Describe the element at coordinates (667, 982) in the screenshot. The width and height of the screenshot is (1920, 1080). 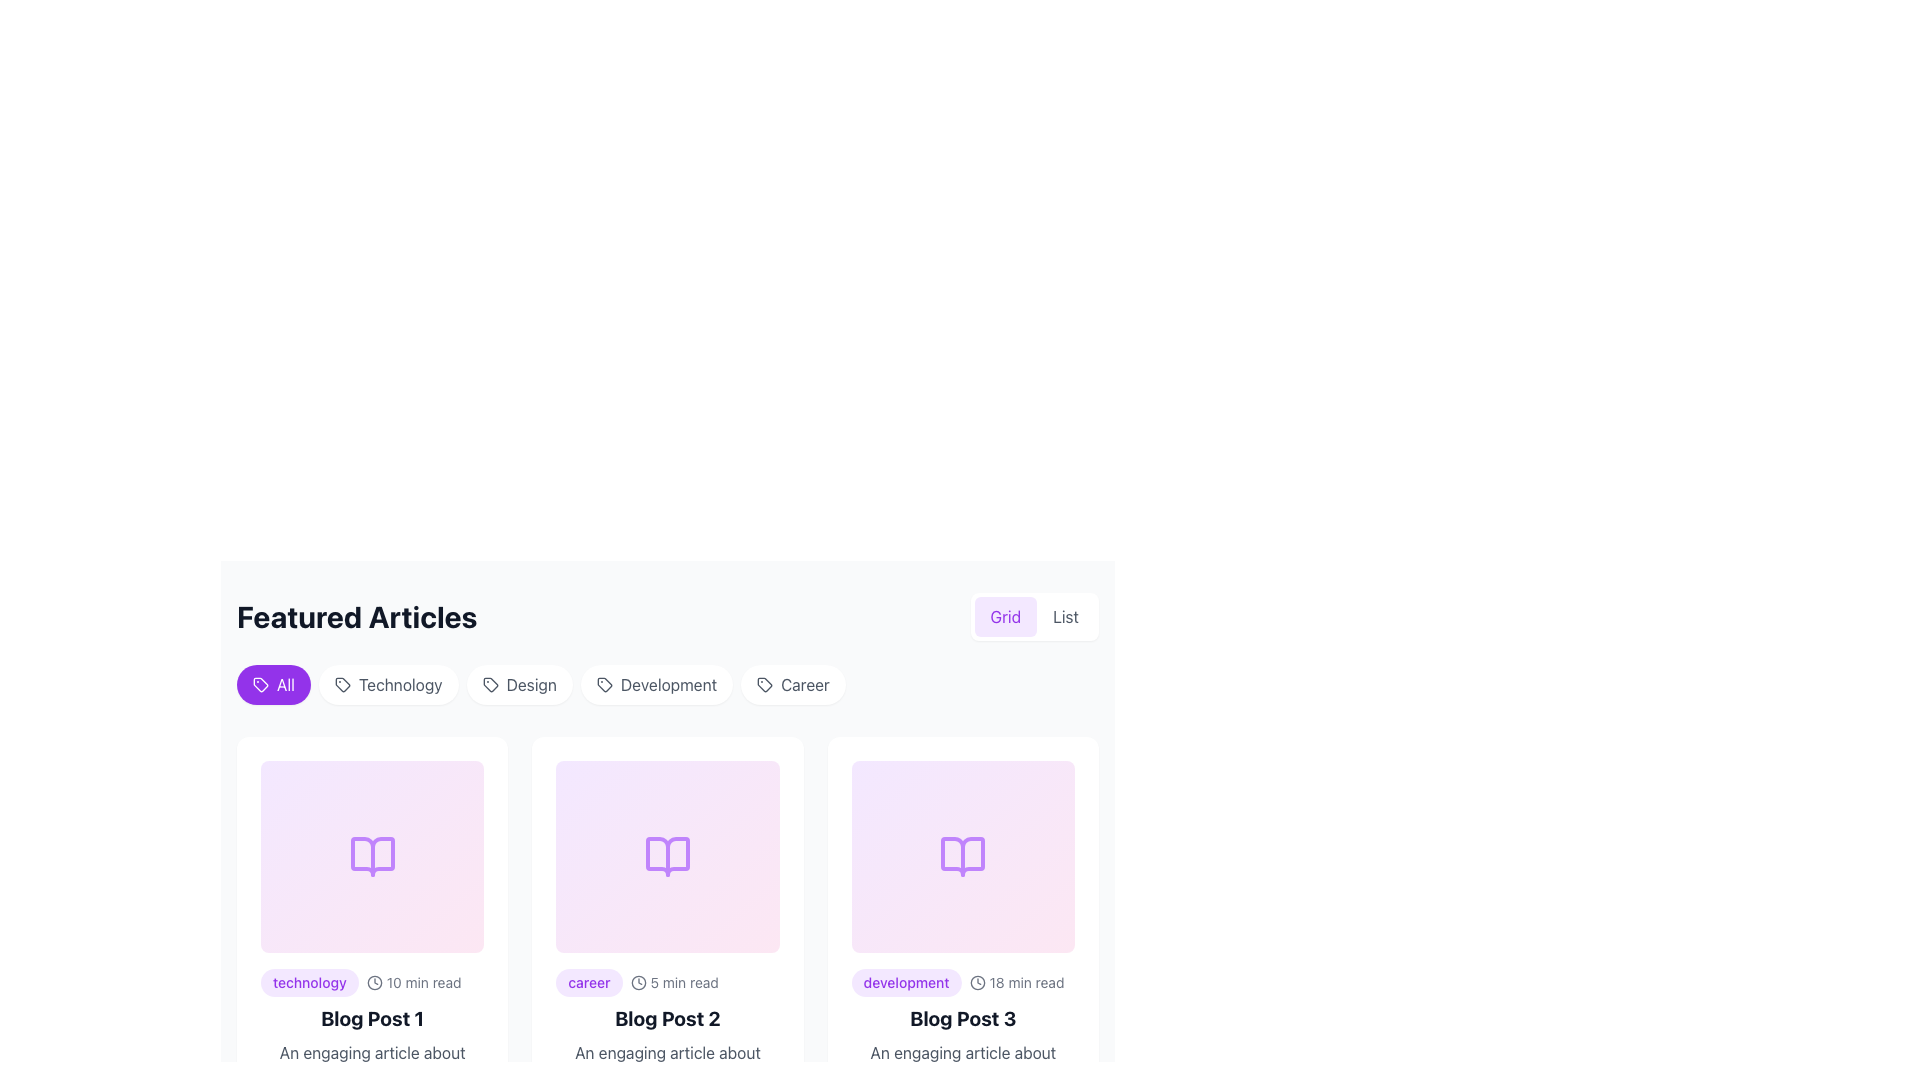
I see `metadata row displaying the estimated reading time ('5 min read') and category ('career') for the 'Blog Post 2' card, located at the top of the text content beneath the image placeholder` at that location.